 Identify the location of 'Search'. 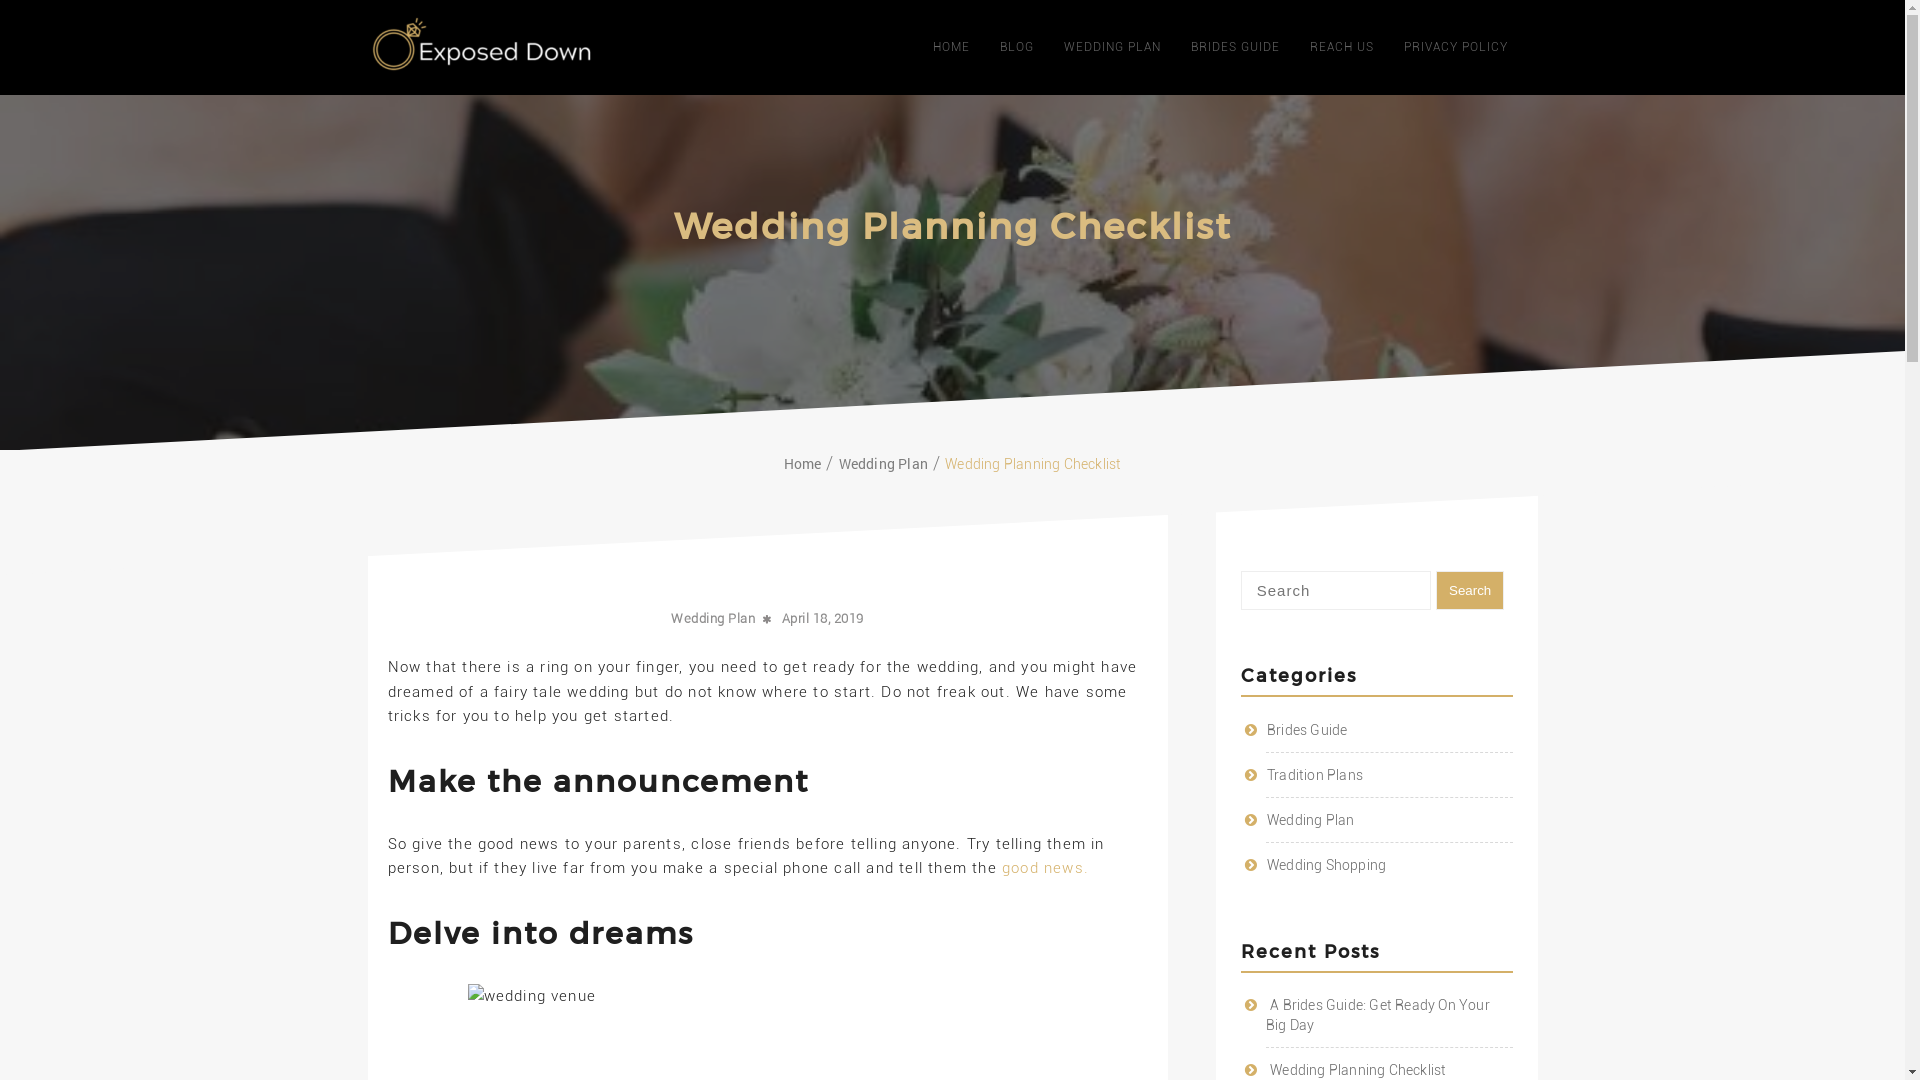
(1469, 589).